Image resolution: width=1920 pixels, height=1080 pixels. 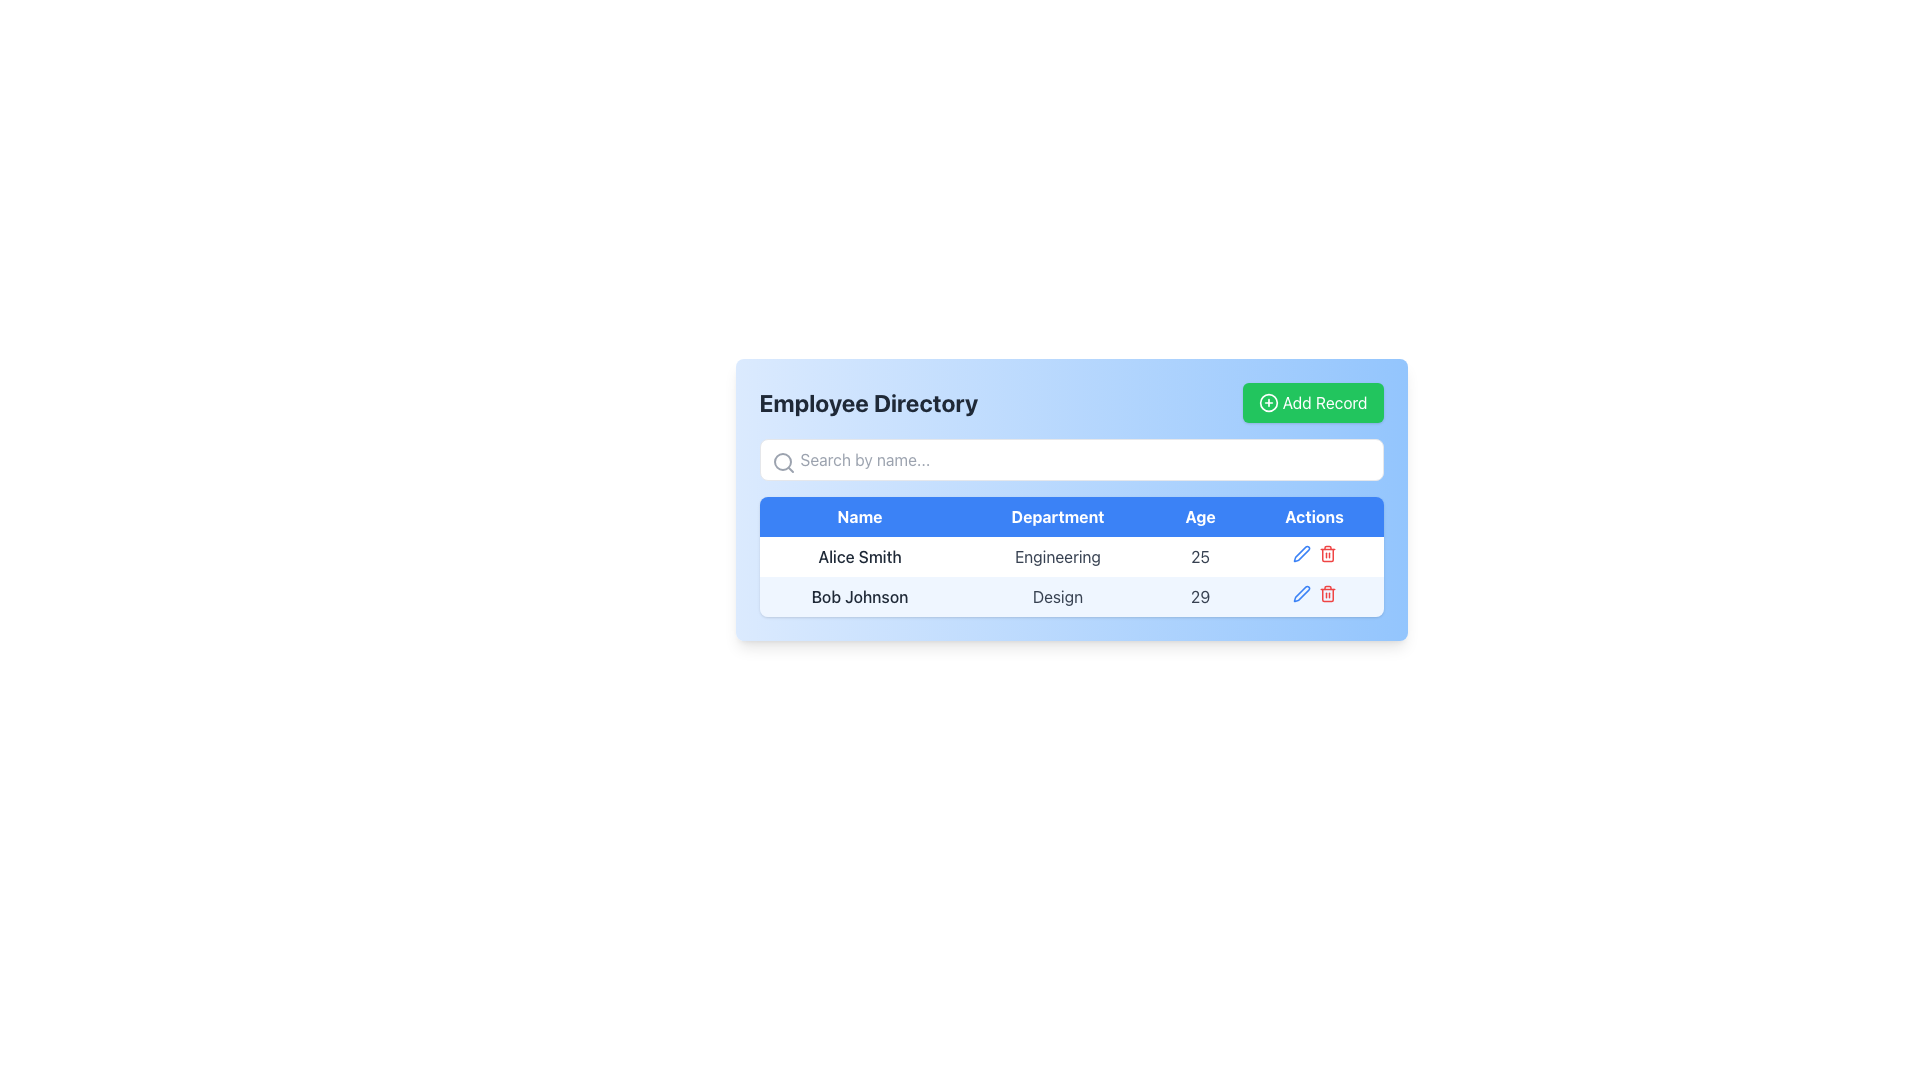 I want to click on the text label displaying the number '25' under the 'Age' header for the employee 'Alice Smith' in the table, so click(x=1200, y=556).